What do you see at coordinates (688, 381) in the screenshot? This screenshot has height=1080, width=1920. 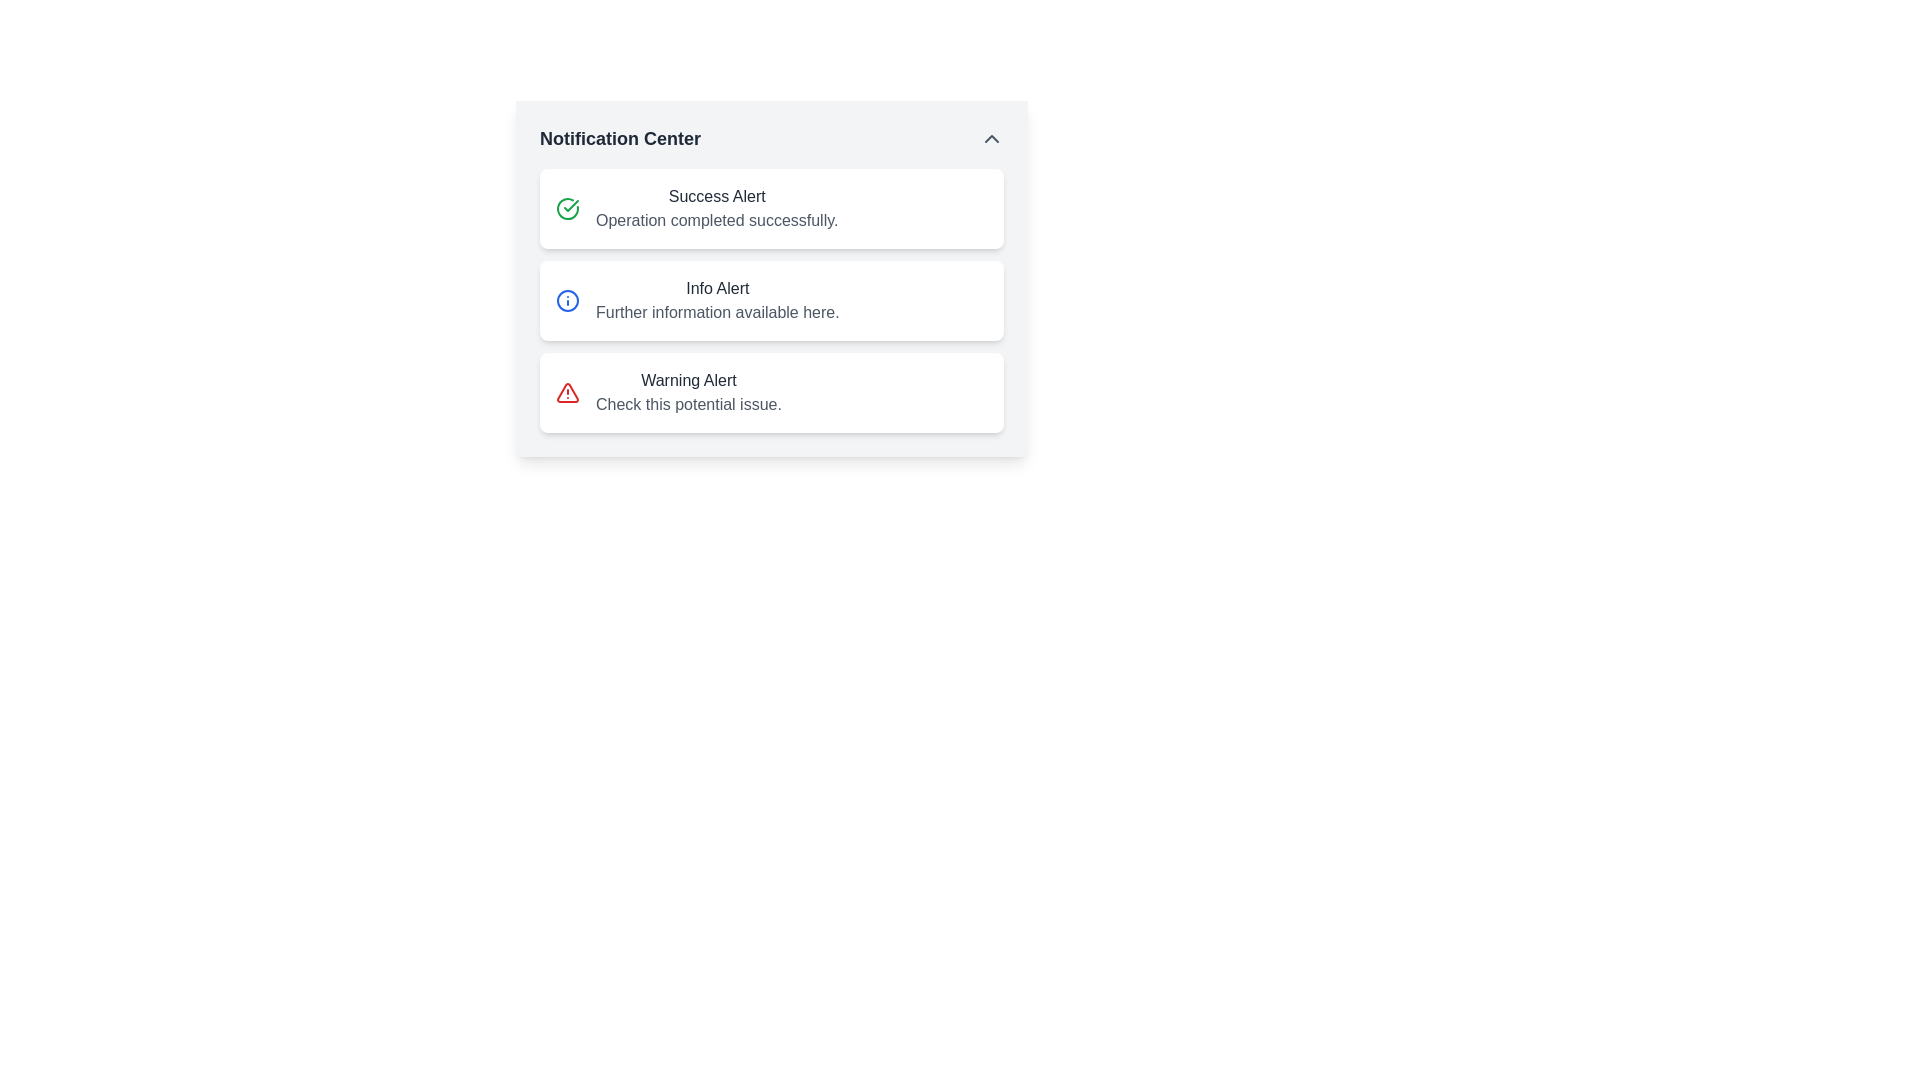 I see `the text label displaying 'Warning Alert', which is styled in a medium-weight font and darker gray color, located above the text 'Check this potential issue' in the third notification item of the 'Notification Center'` at bounding box center [688, 381].